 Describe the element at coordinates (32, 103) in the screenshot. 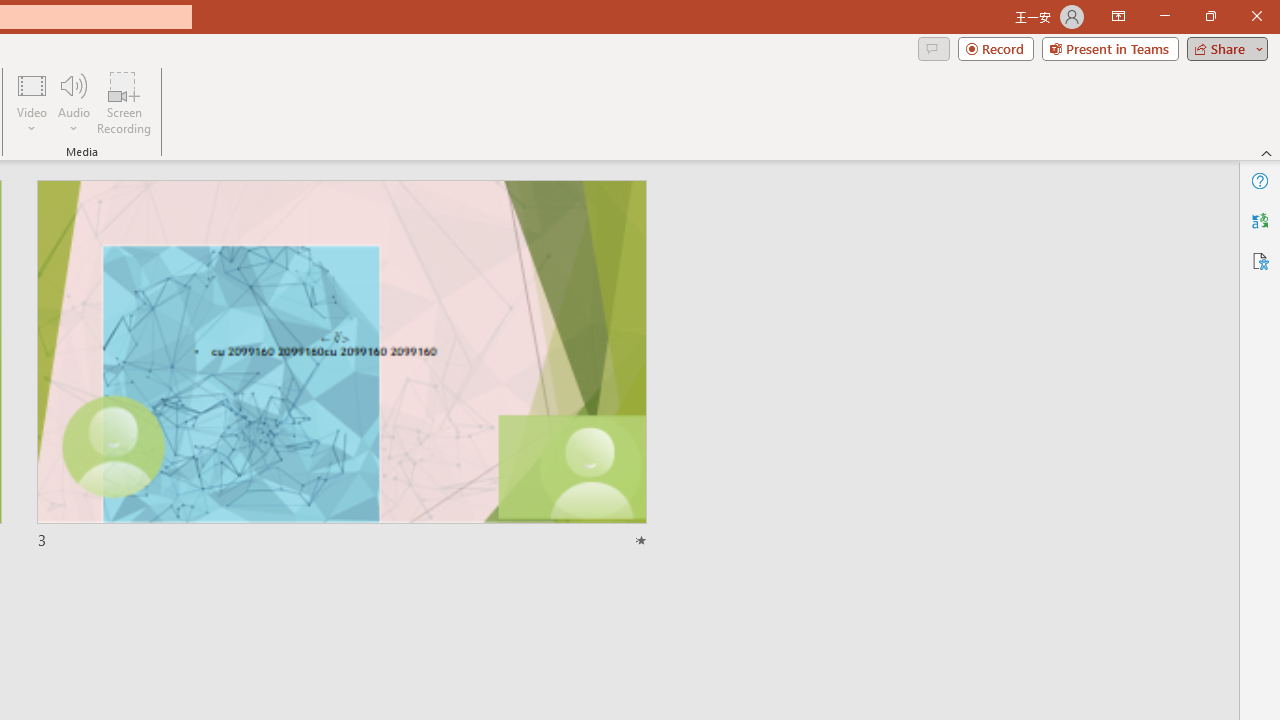

I see `'Video'` at that location.